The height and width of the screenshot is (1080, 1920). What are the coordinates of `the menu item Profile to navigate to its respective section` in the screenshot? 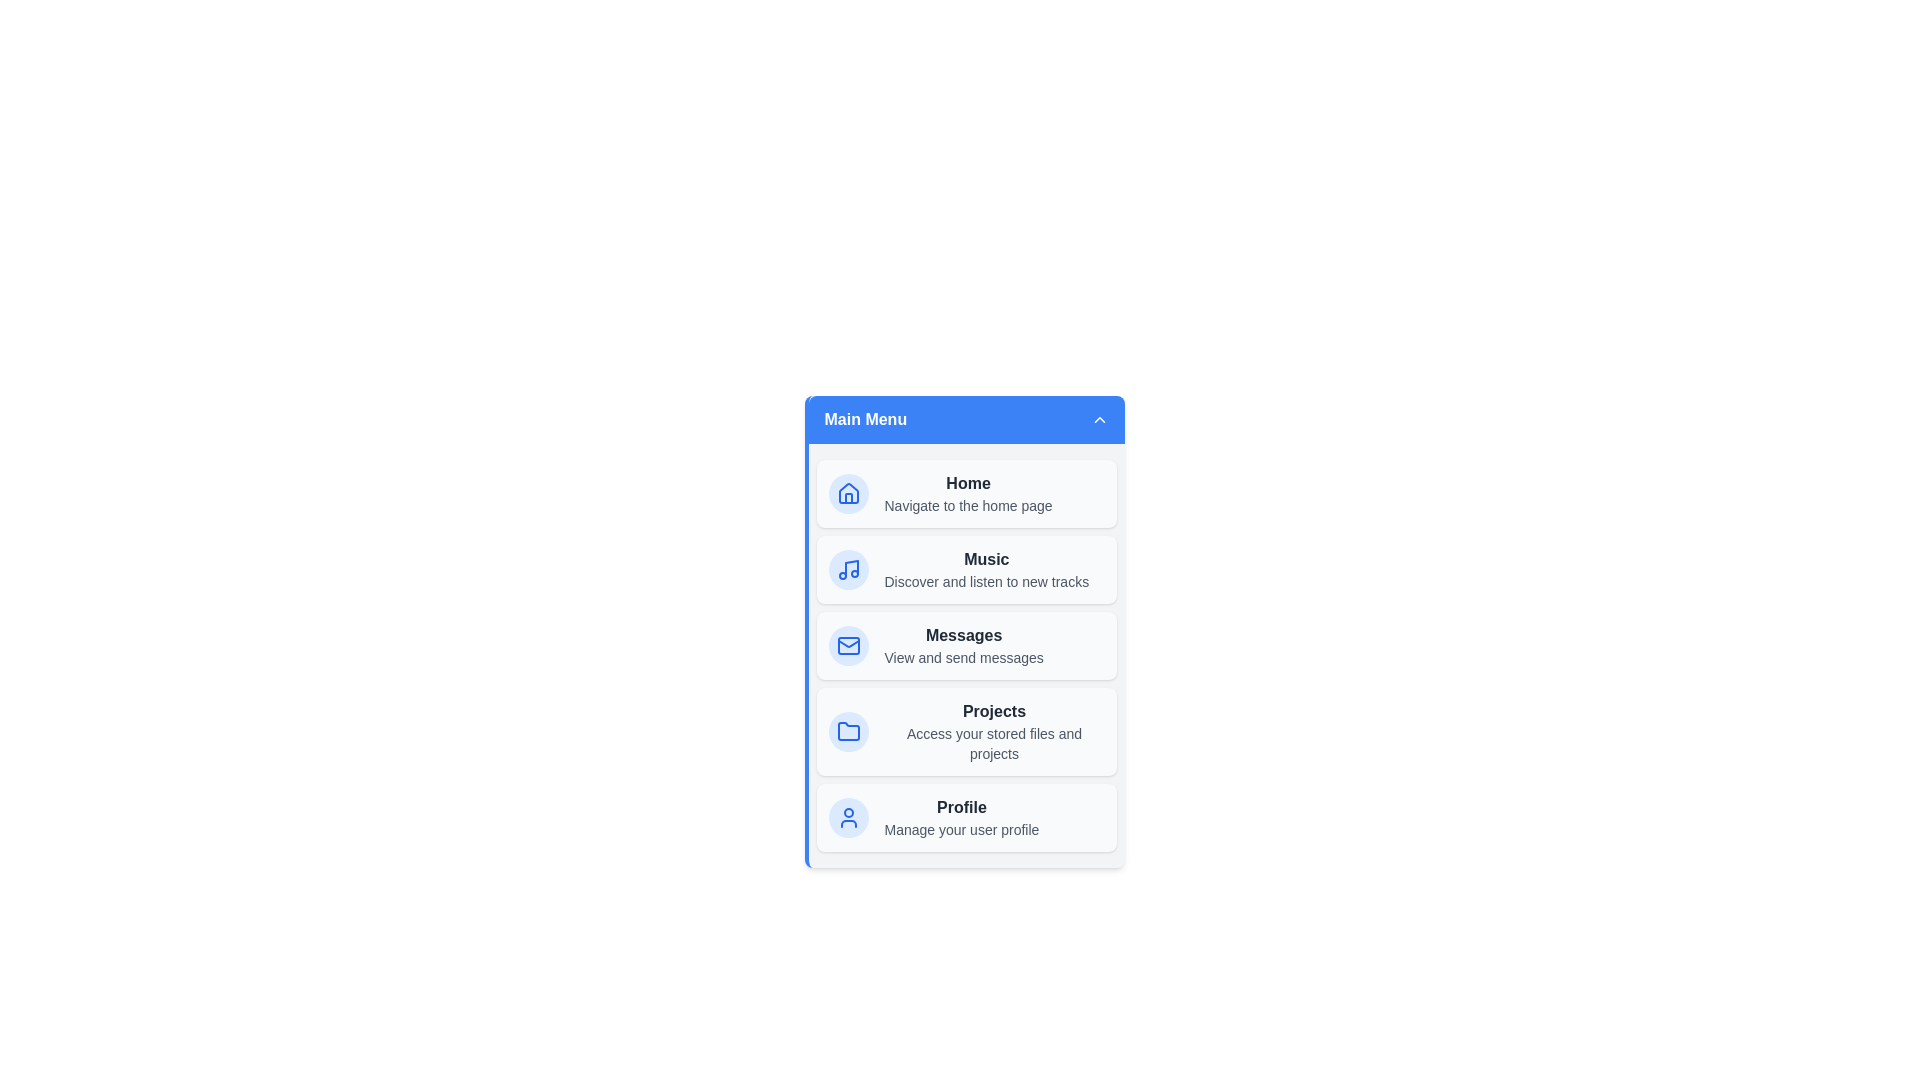 It's located at (966, 817).